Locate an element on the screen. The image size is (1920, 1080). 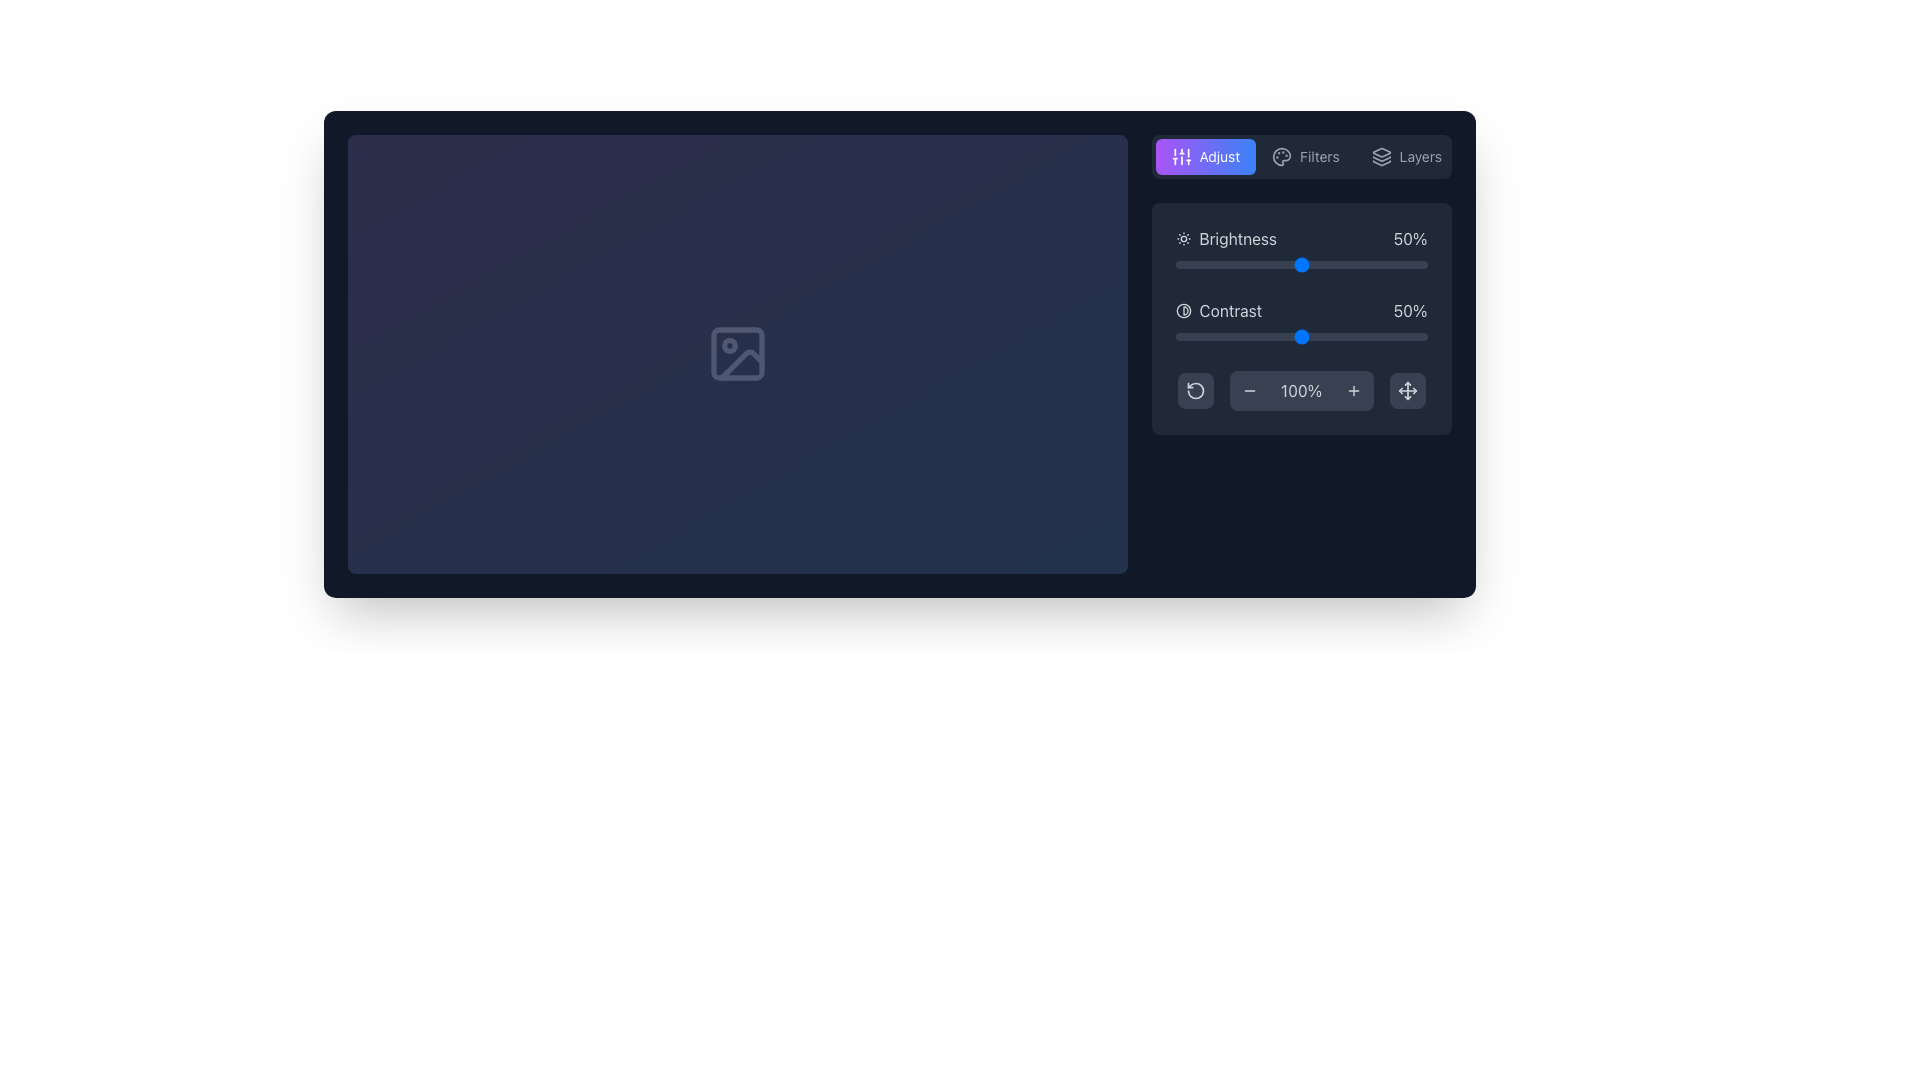
the 'Layers' button in the top-right corner of the layout is located at coordinates (1405, 156).